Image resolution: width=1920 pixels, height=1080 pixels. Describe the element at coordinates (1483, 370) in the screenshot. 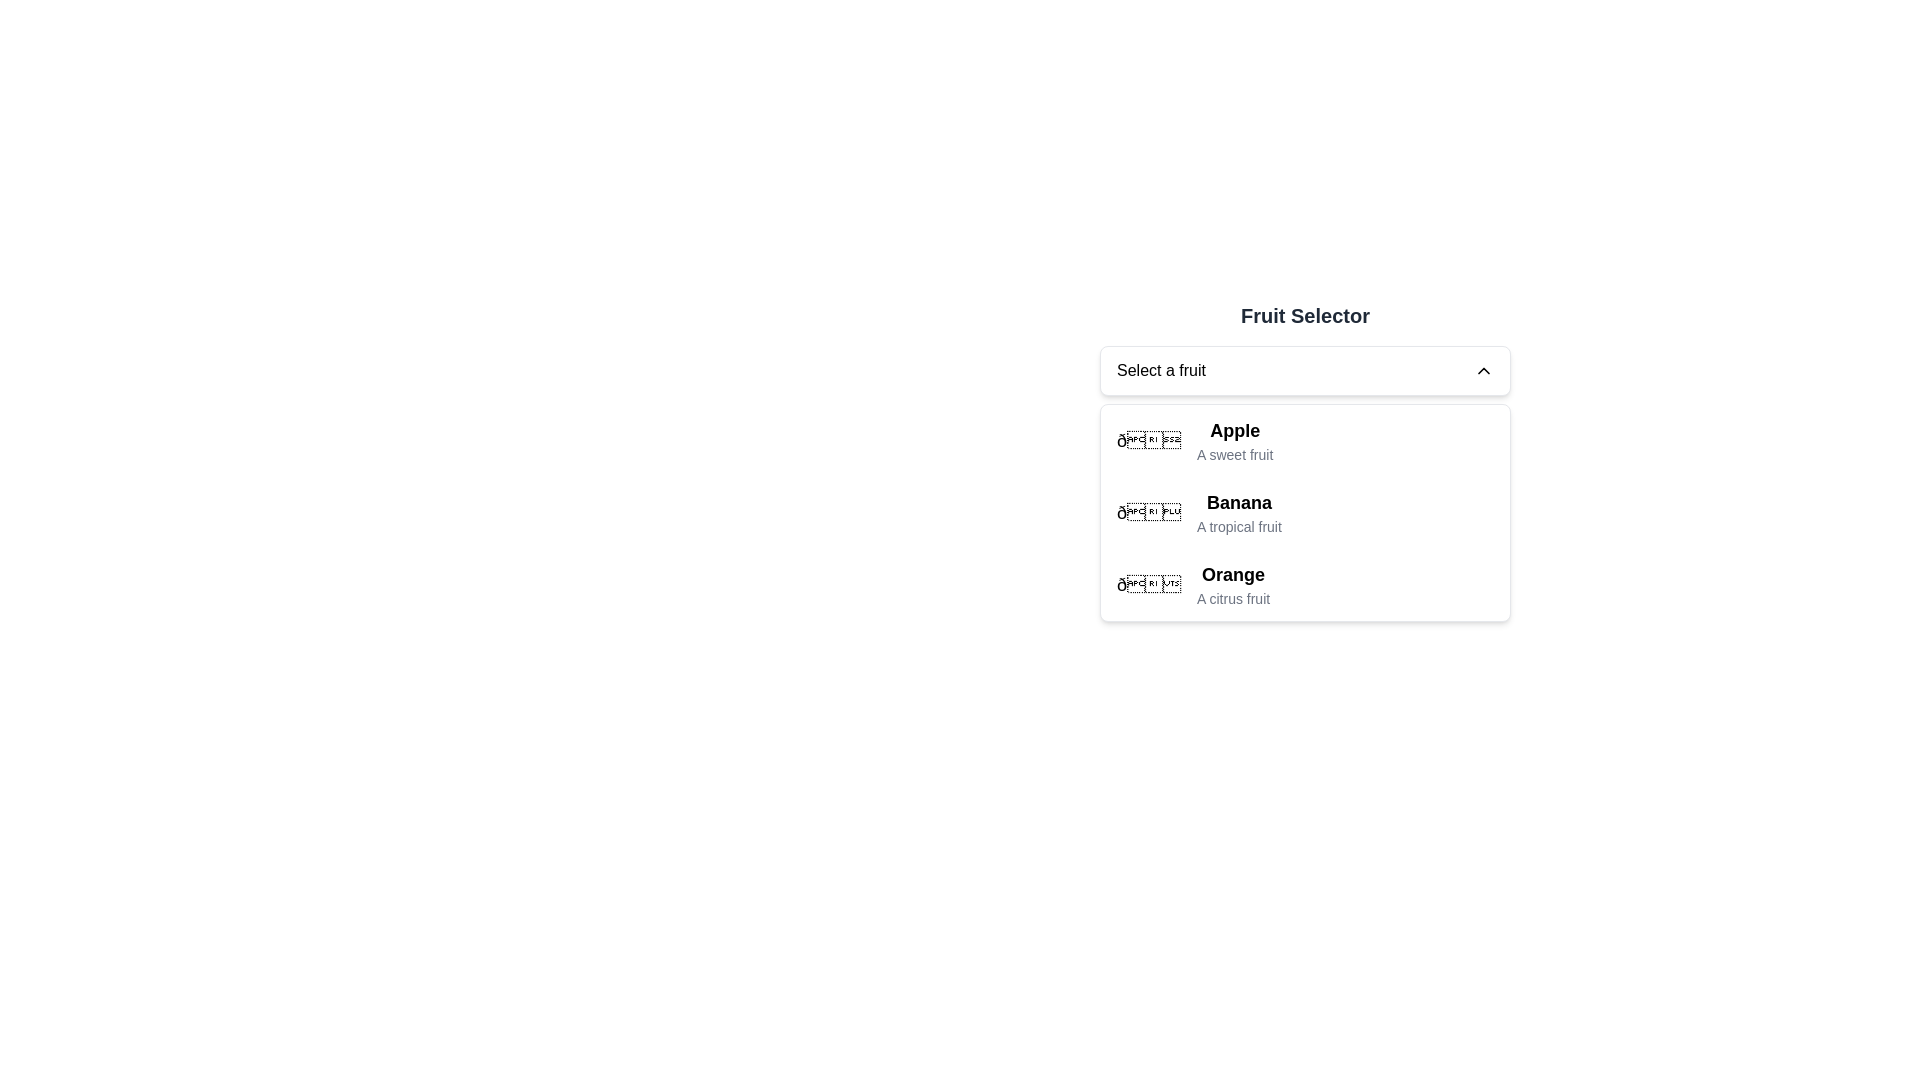

I see `the upward-facing chevron icon located at the right end of the 'Select a fruit' dropdown input field` at that location.